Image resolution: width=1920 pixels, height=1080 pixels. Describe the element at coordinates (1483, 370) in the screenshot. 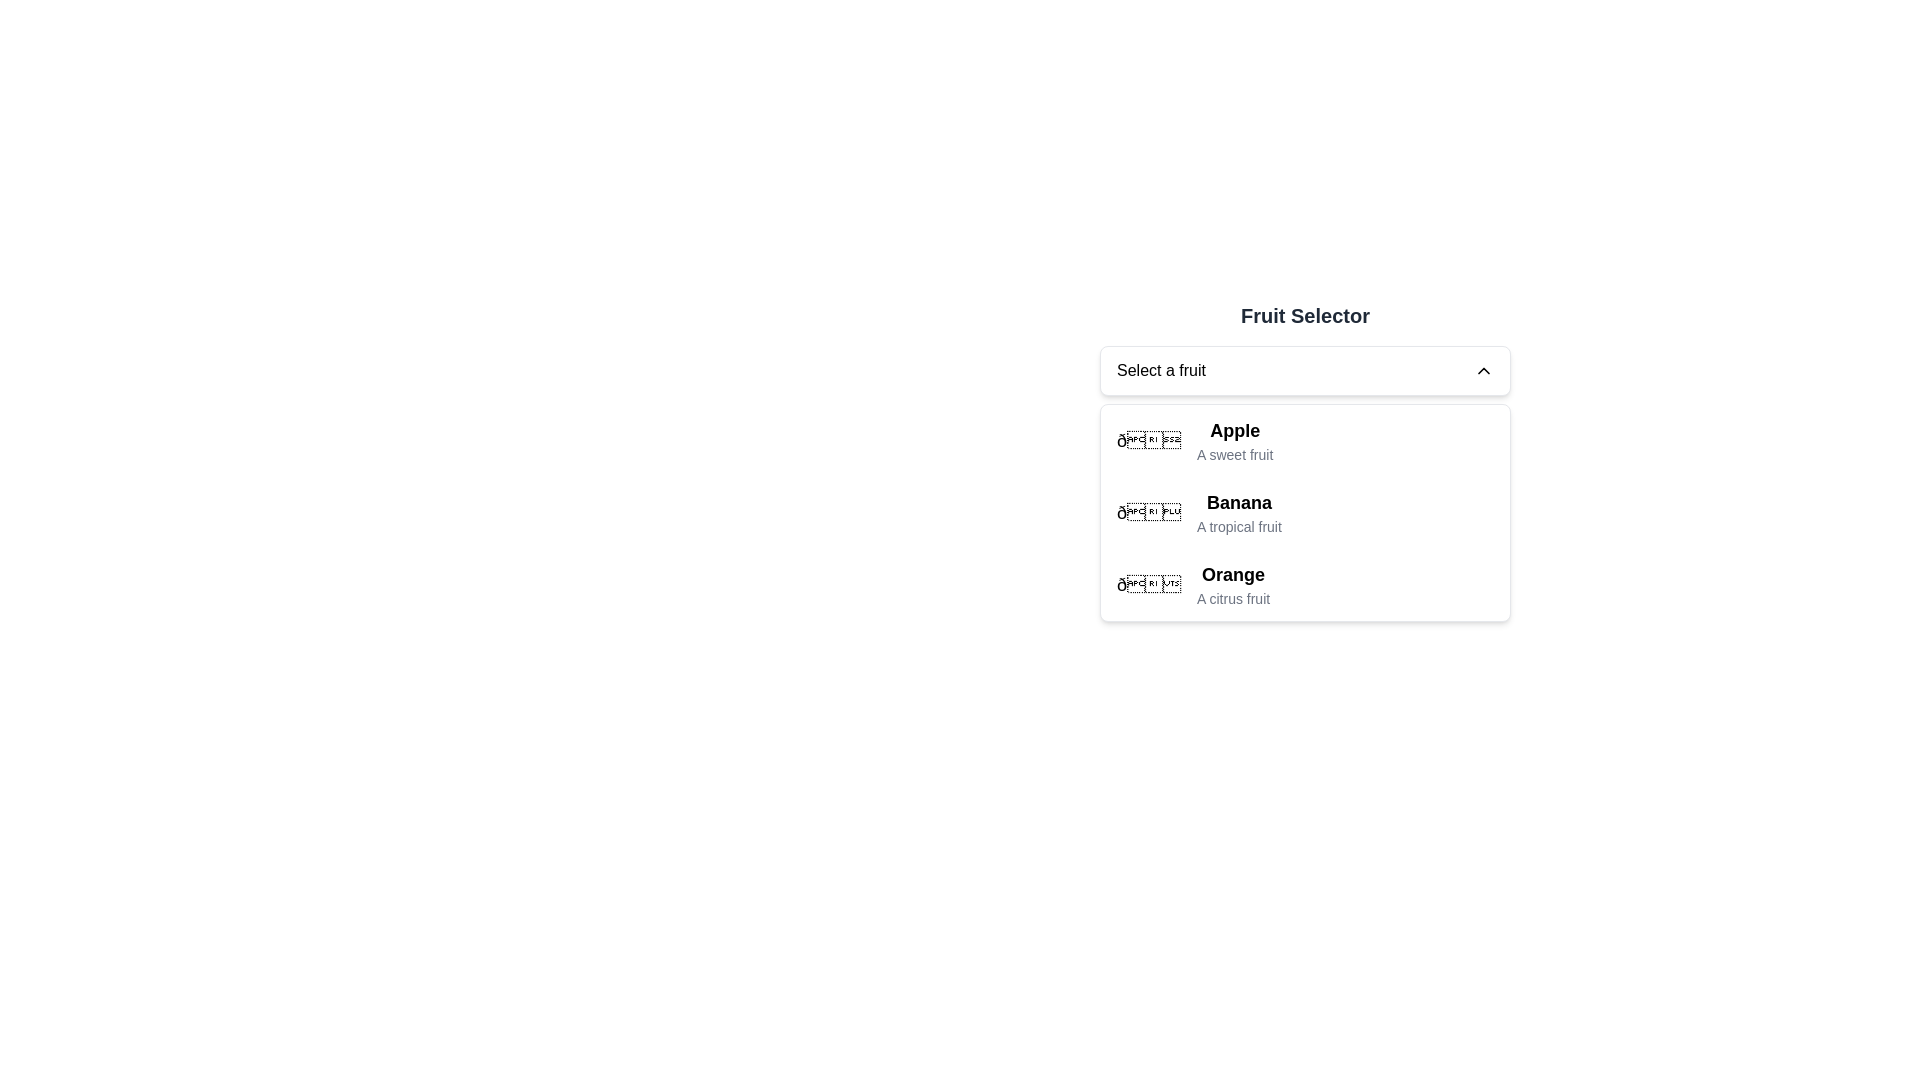

I see `the upward-facing chevron icon located at the right end of the 'Select a fruit' dropdown input field` at that location.